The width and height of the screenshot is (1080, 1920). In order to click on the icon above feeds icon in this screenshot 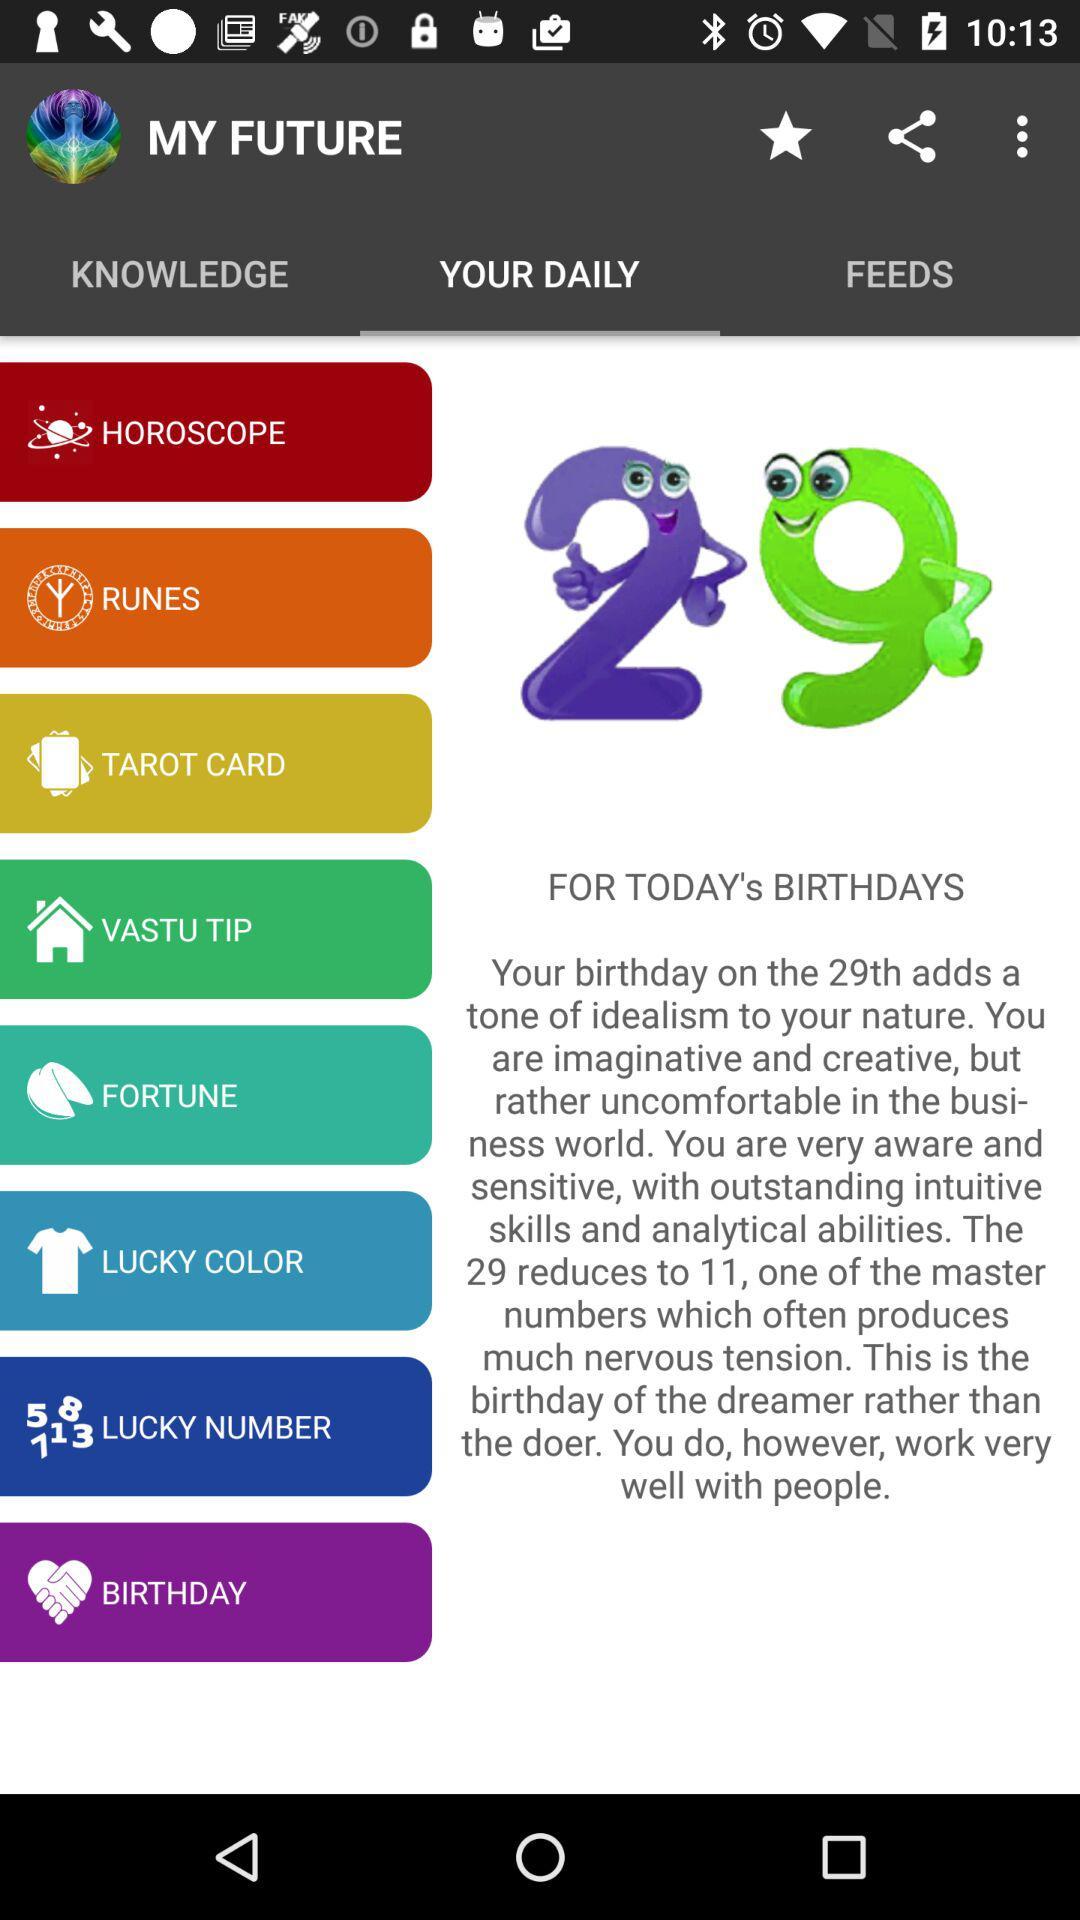, I will do `click(785, 135)`.